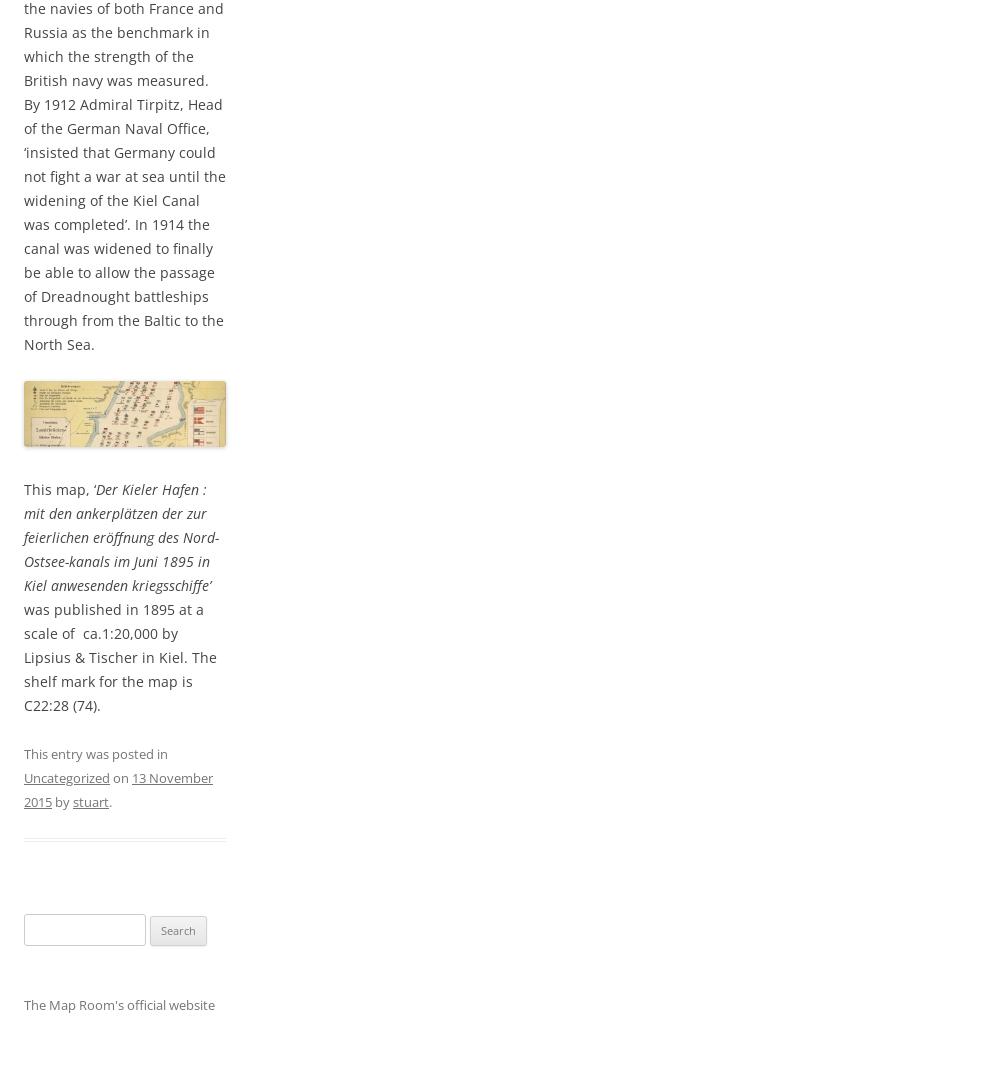 The height and width of the screenshot is (1065, 1008). I want to click on 'Der Kieler Hafen : mit den ankerplätzen der zur feierlichen eröffnung des Nord-Ostsee-kanals im Juni 1895 in Kiel anwesenden kriegsschiffe’', so click(23, 537).